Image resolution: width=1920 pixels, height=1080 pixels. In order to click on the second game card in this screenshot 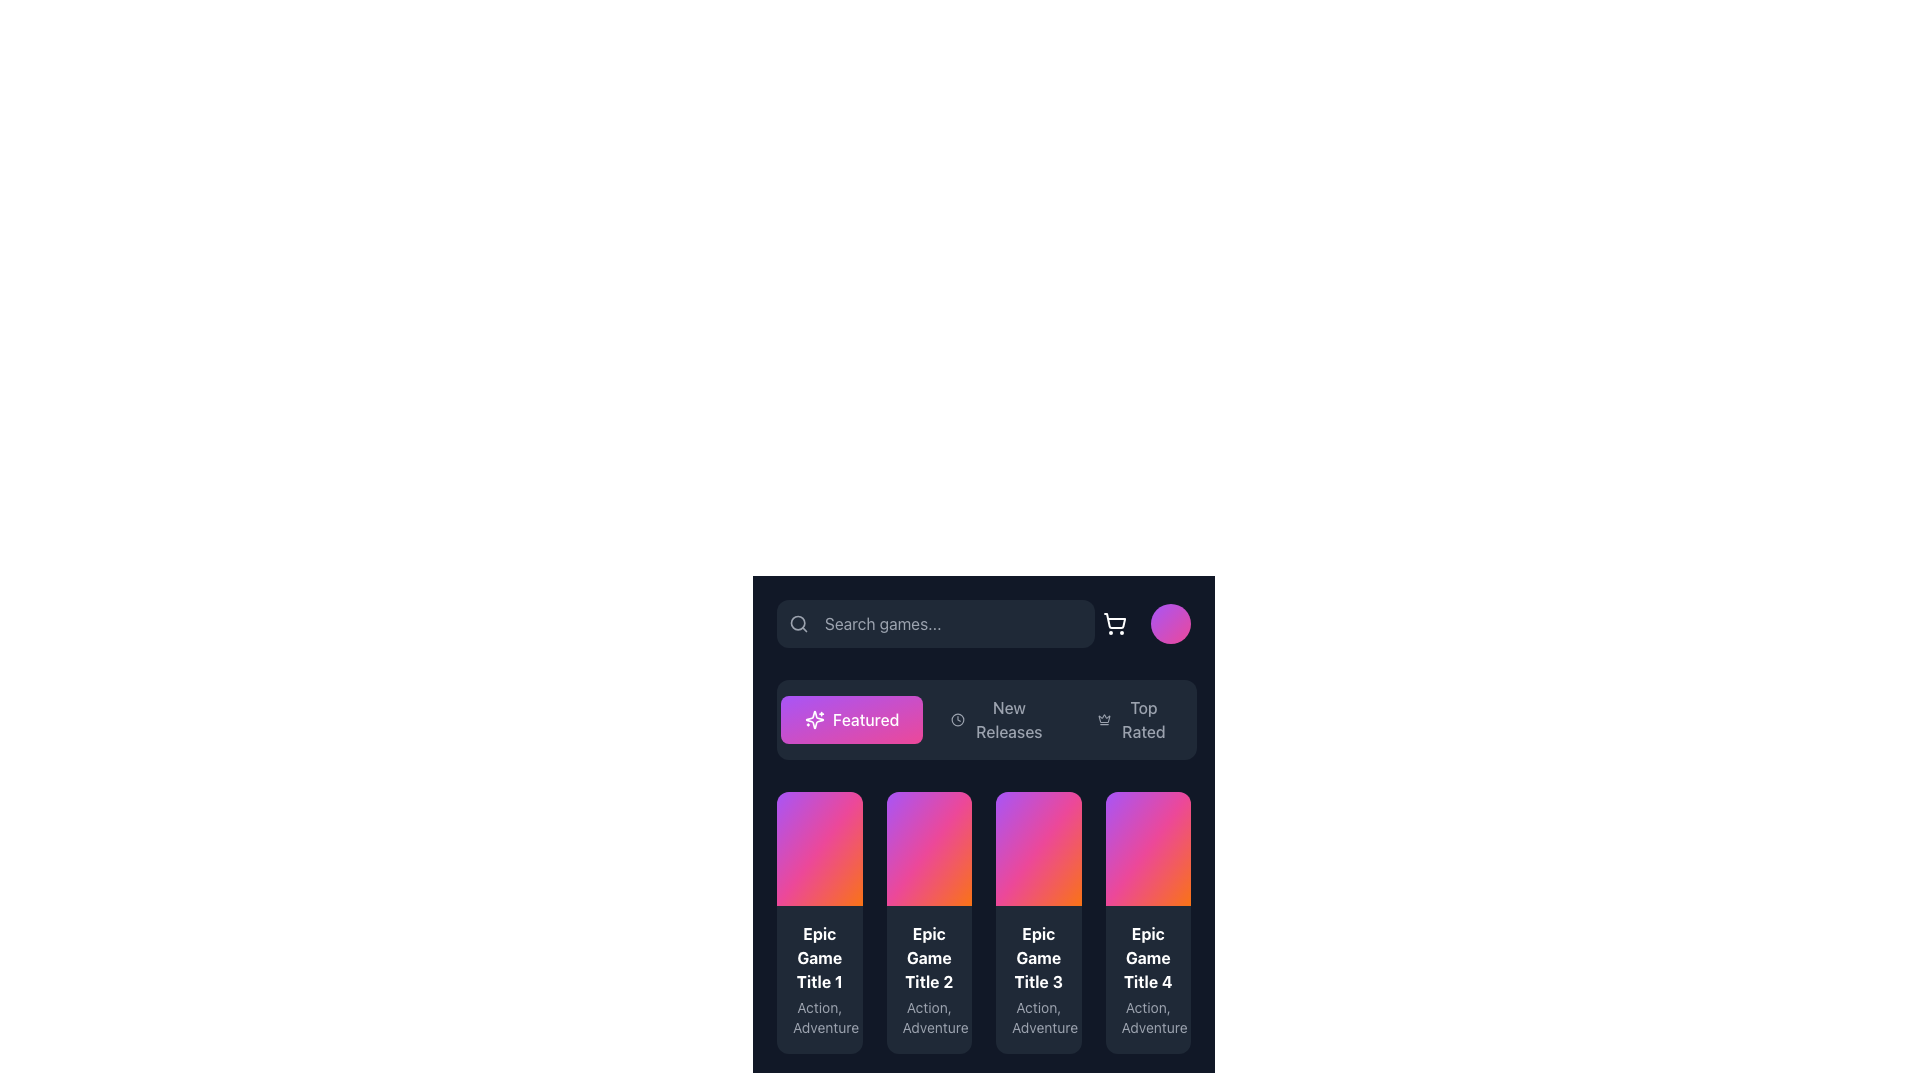, I will do `click(928, 922)`.